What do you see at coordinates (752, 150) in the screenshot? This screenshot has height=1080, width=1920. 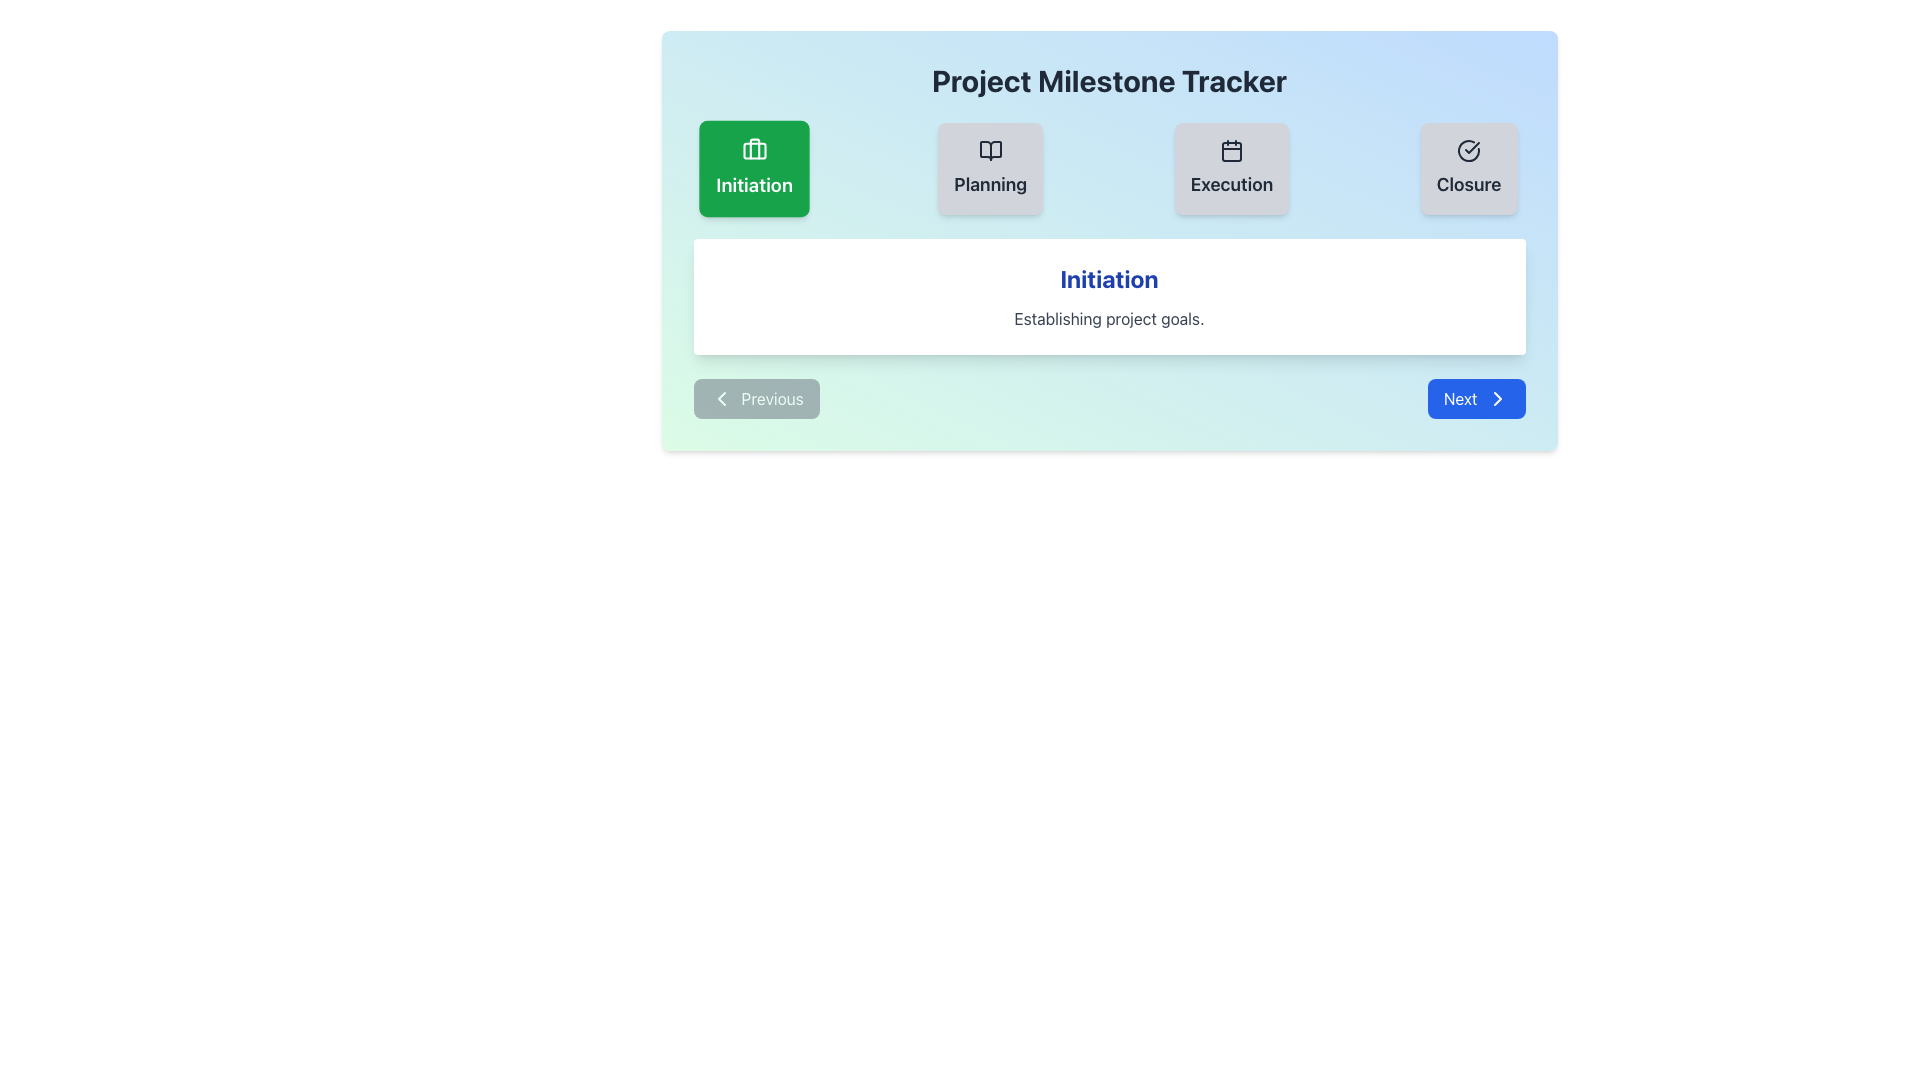 I see `the icon inside the green button labeled 'Initiation', which is part of a sequence of stages including 'Planning', 'Execution', and 'Closure'` at bounding box center [752, 150].